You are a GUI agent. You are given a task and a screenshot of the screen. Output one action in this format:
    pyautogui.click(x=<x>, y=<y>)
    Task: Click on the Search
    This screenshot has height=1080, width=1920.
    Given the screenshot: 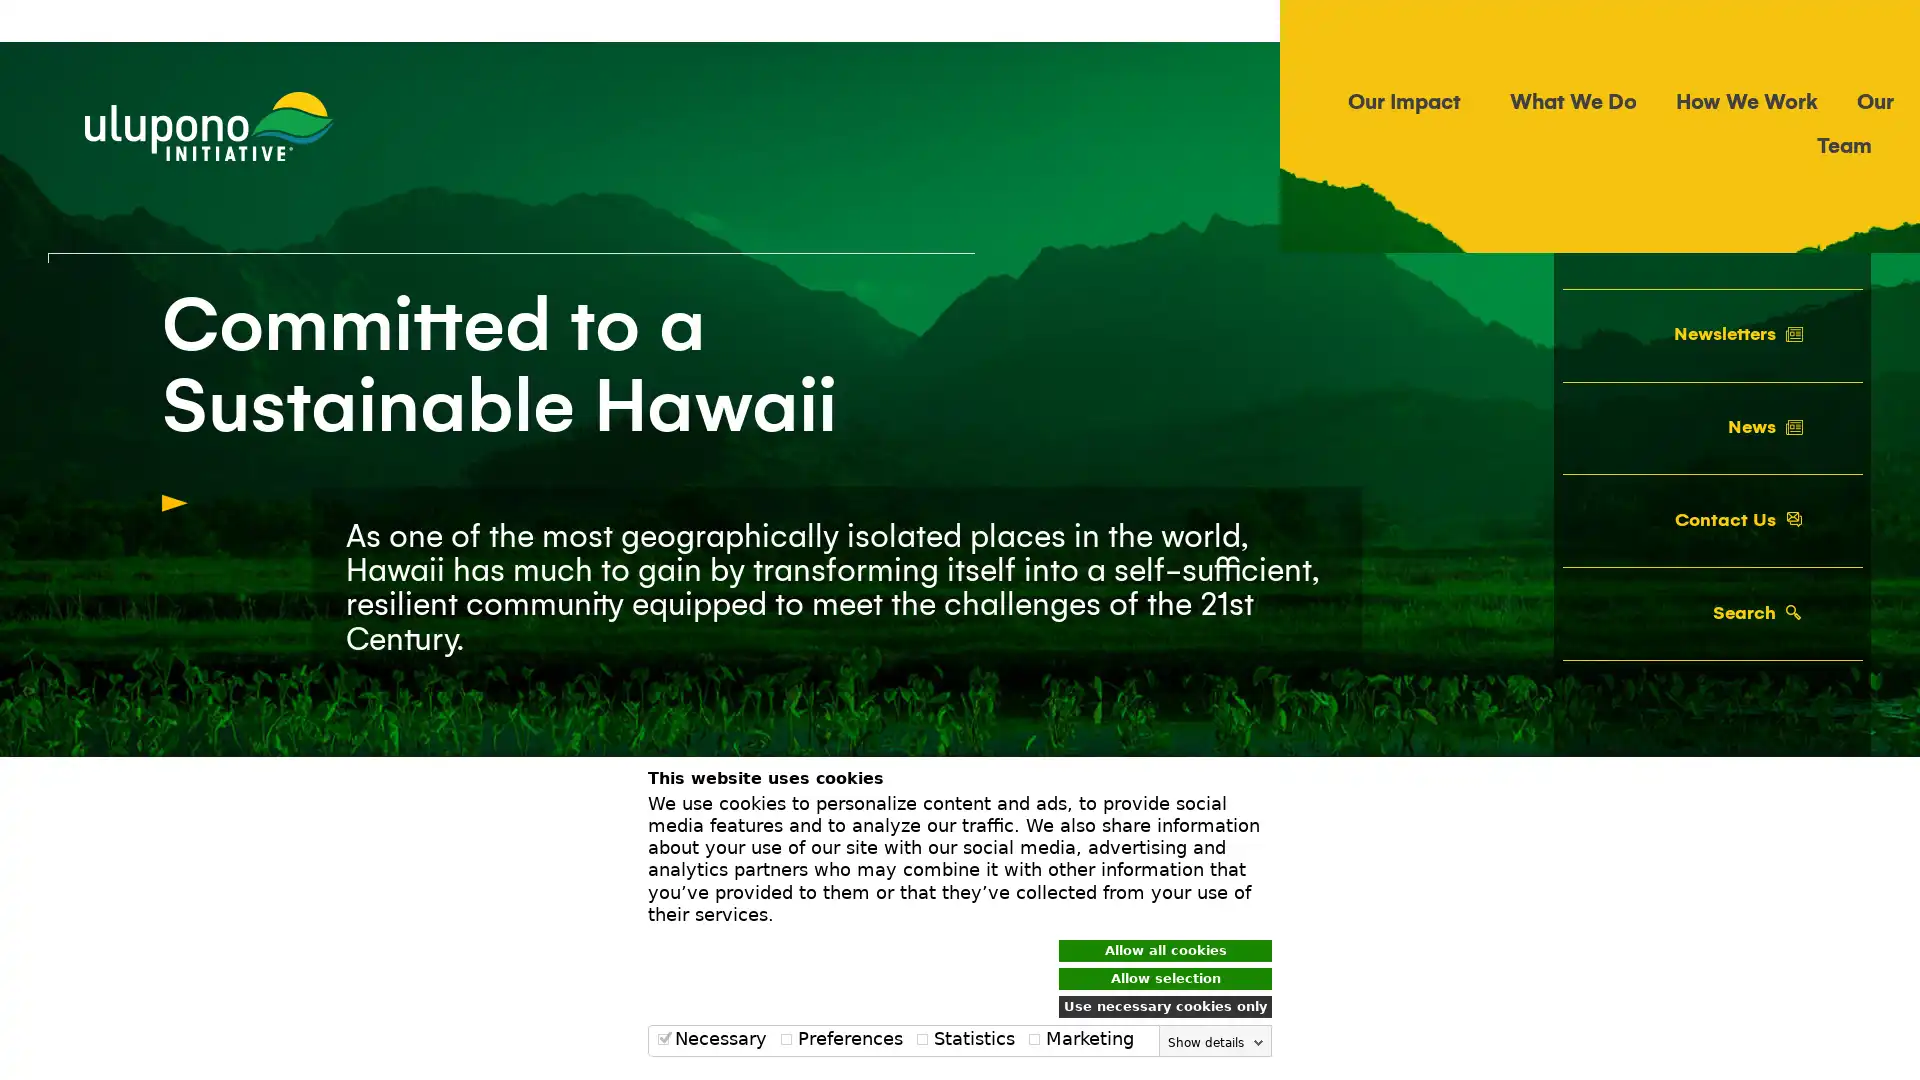 What is the action you would take?
    pyautogui.click(x=1586, y=85)
    